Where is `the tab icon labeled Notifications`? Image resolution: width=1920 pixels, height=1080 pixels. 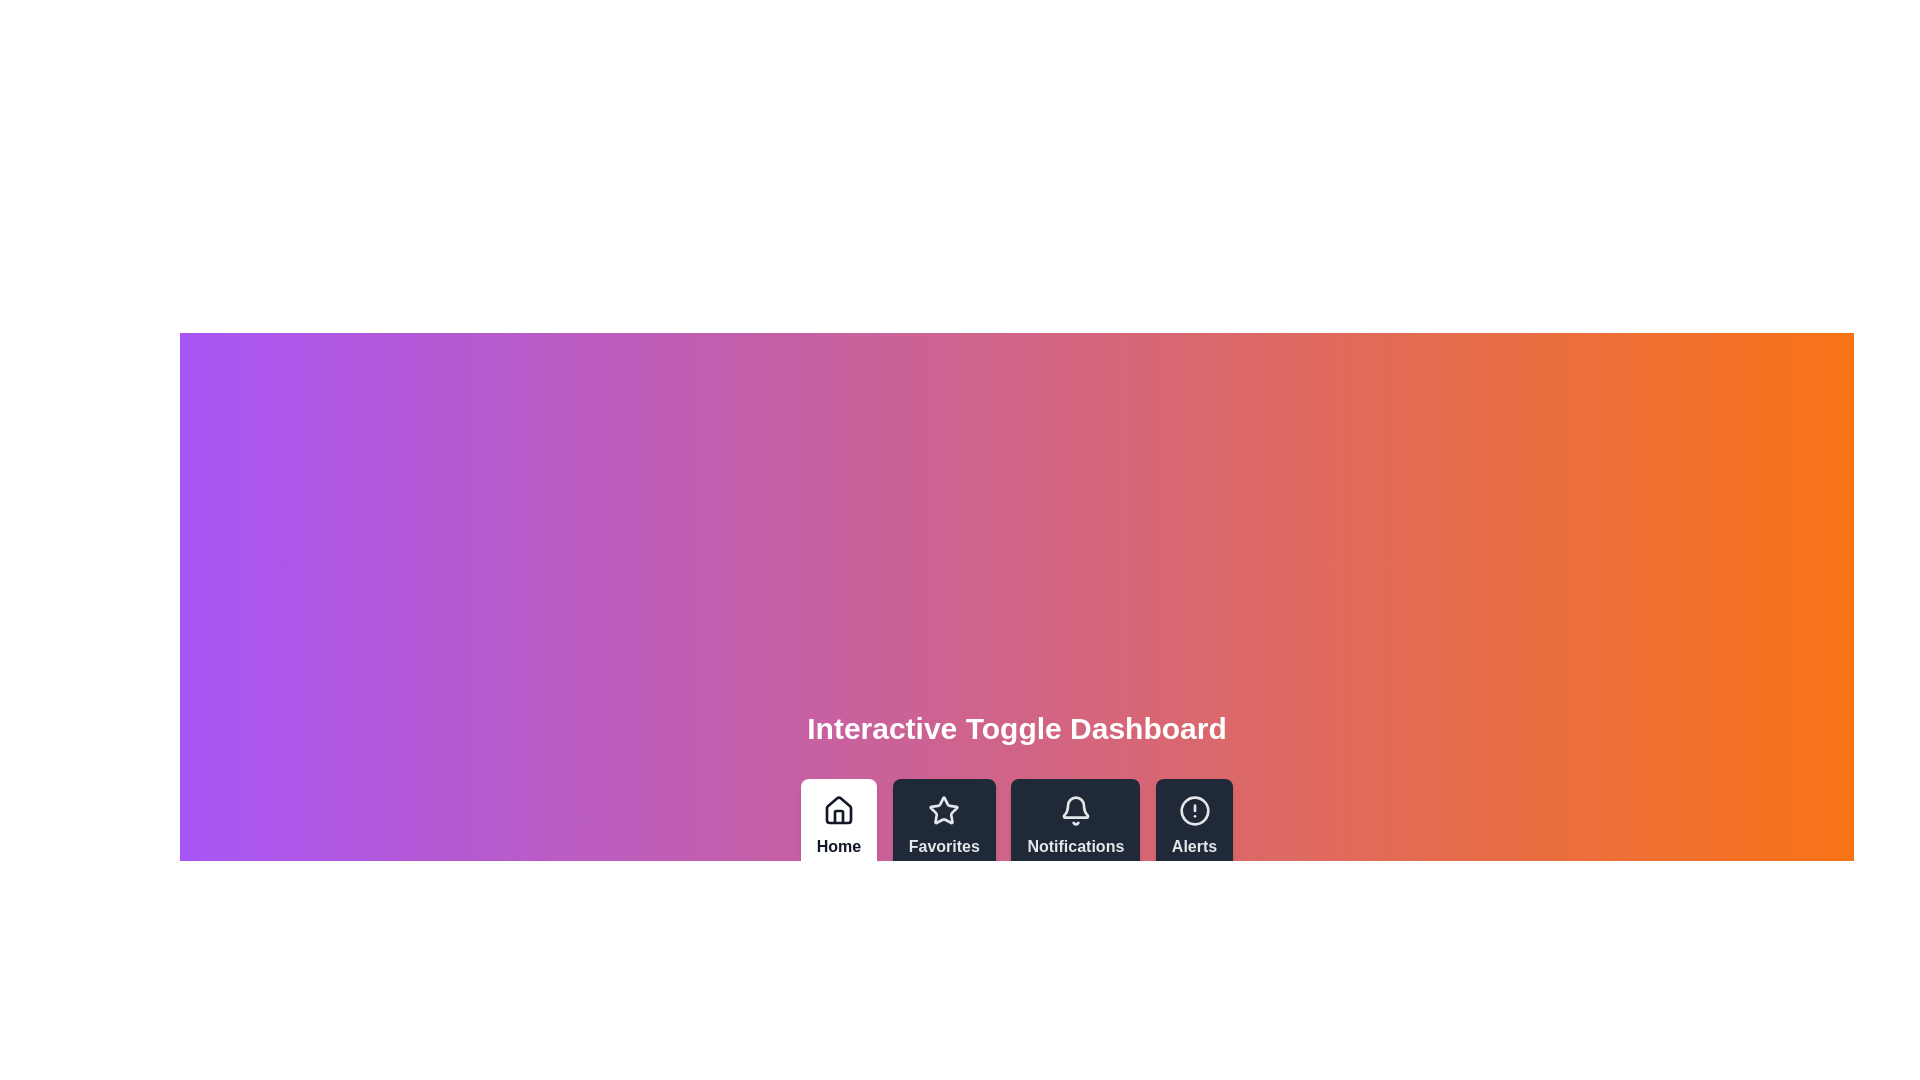 the tab icon labeled Notifications is located at coordinates (1074, 826).